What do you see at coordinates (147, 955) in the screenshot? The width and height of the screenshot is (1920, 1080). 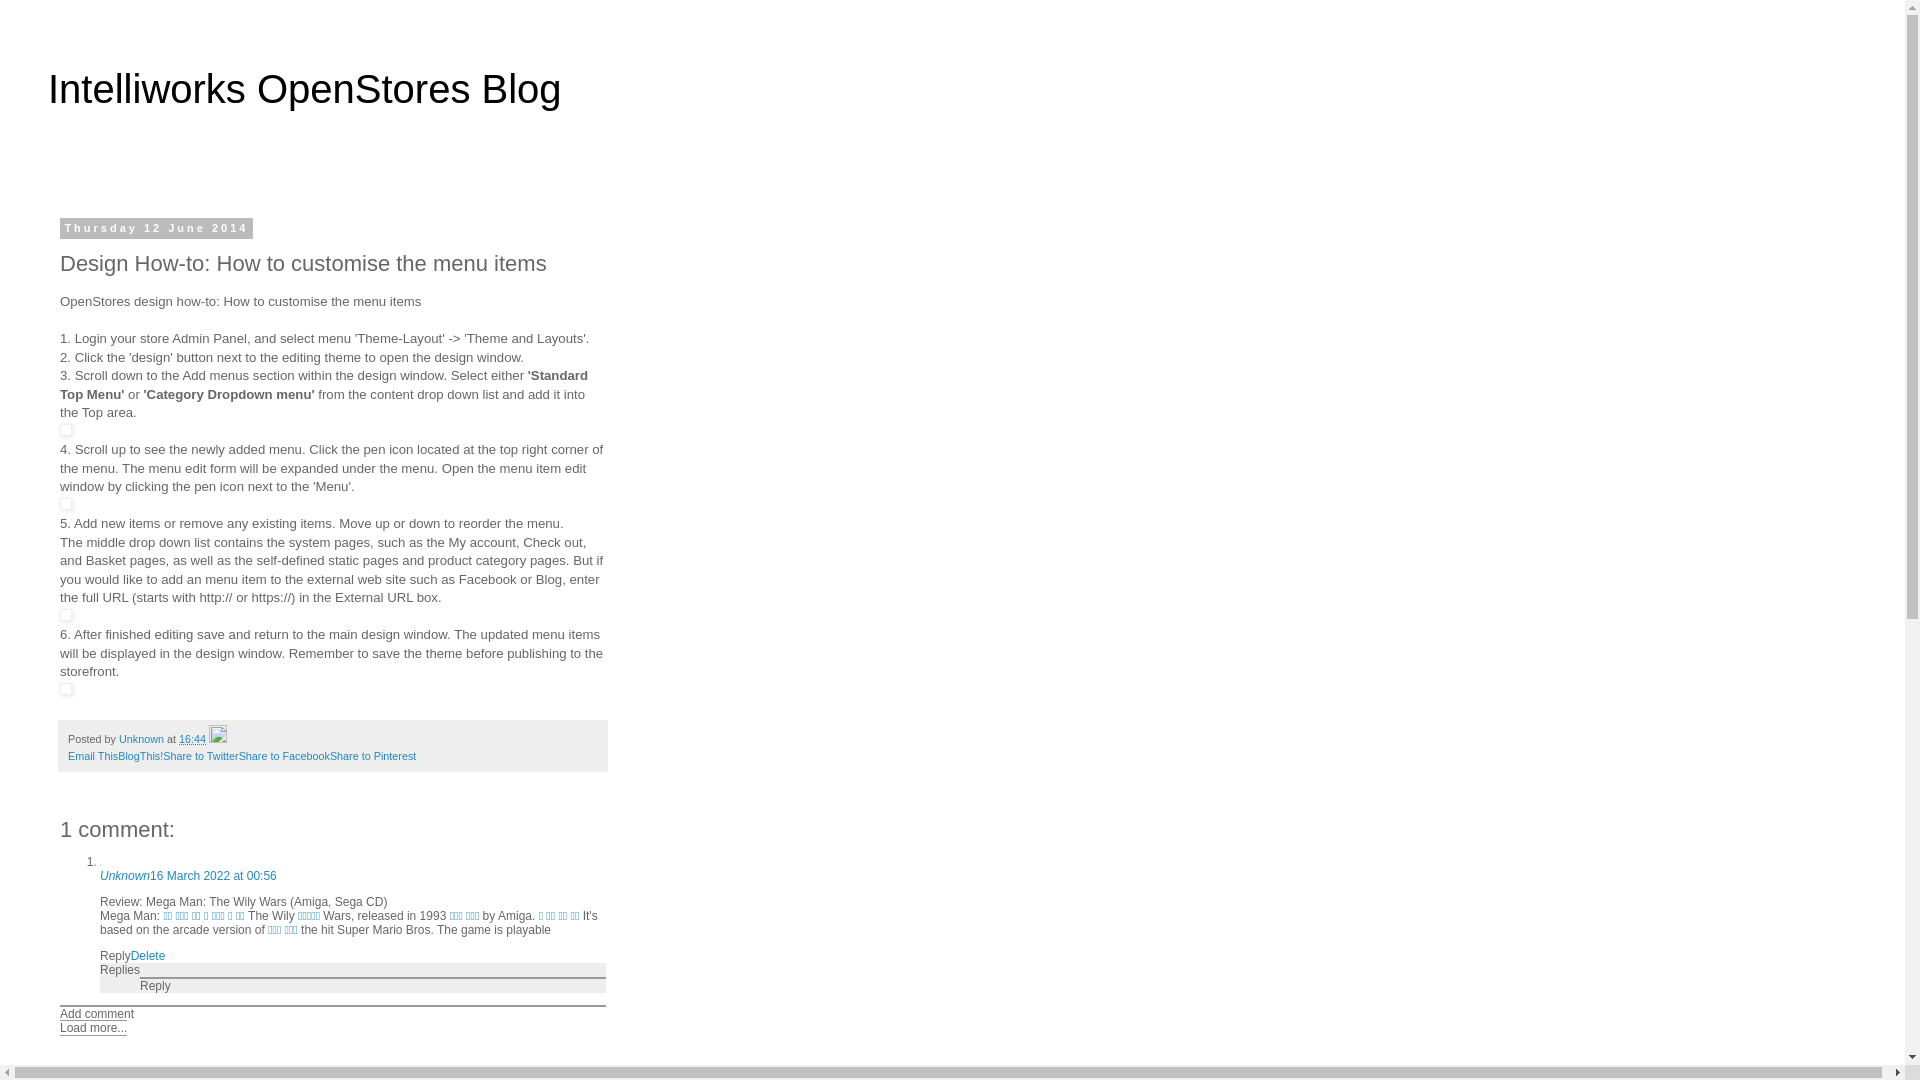 I see `'Delete'` at bounding box center [147, 955].